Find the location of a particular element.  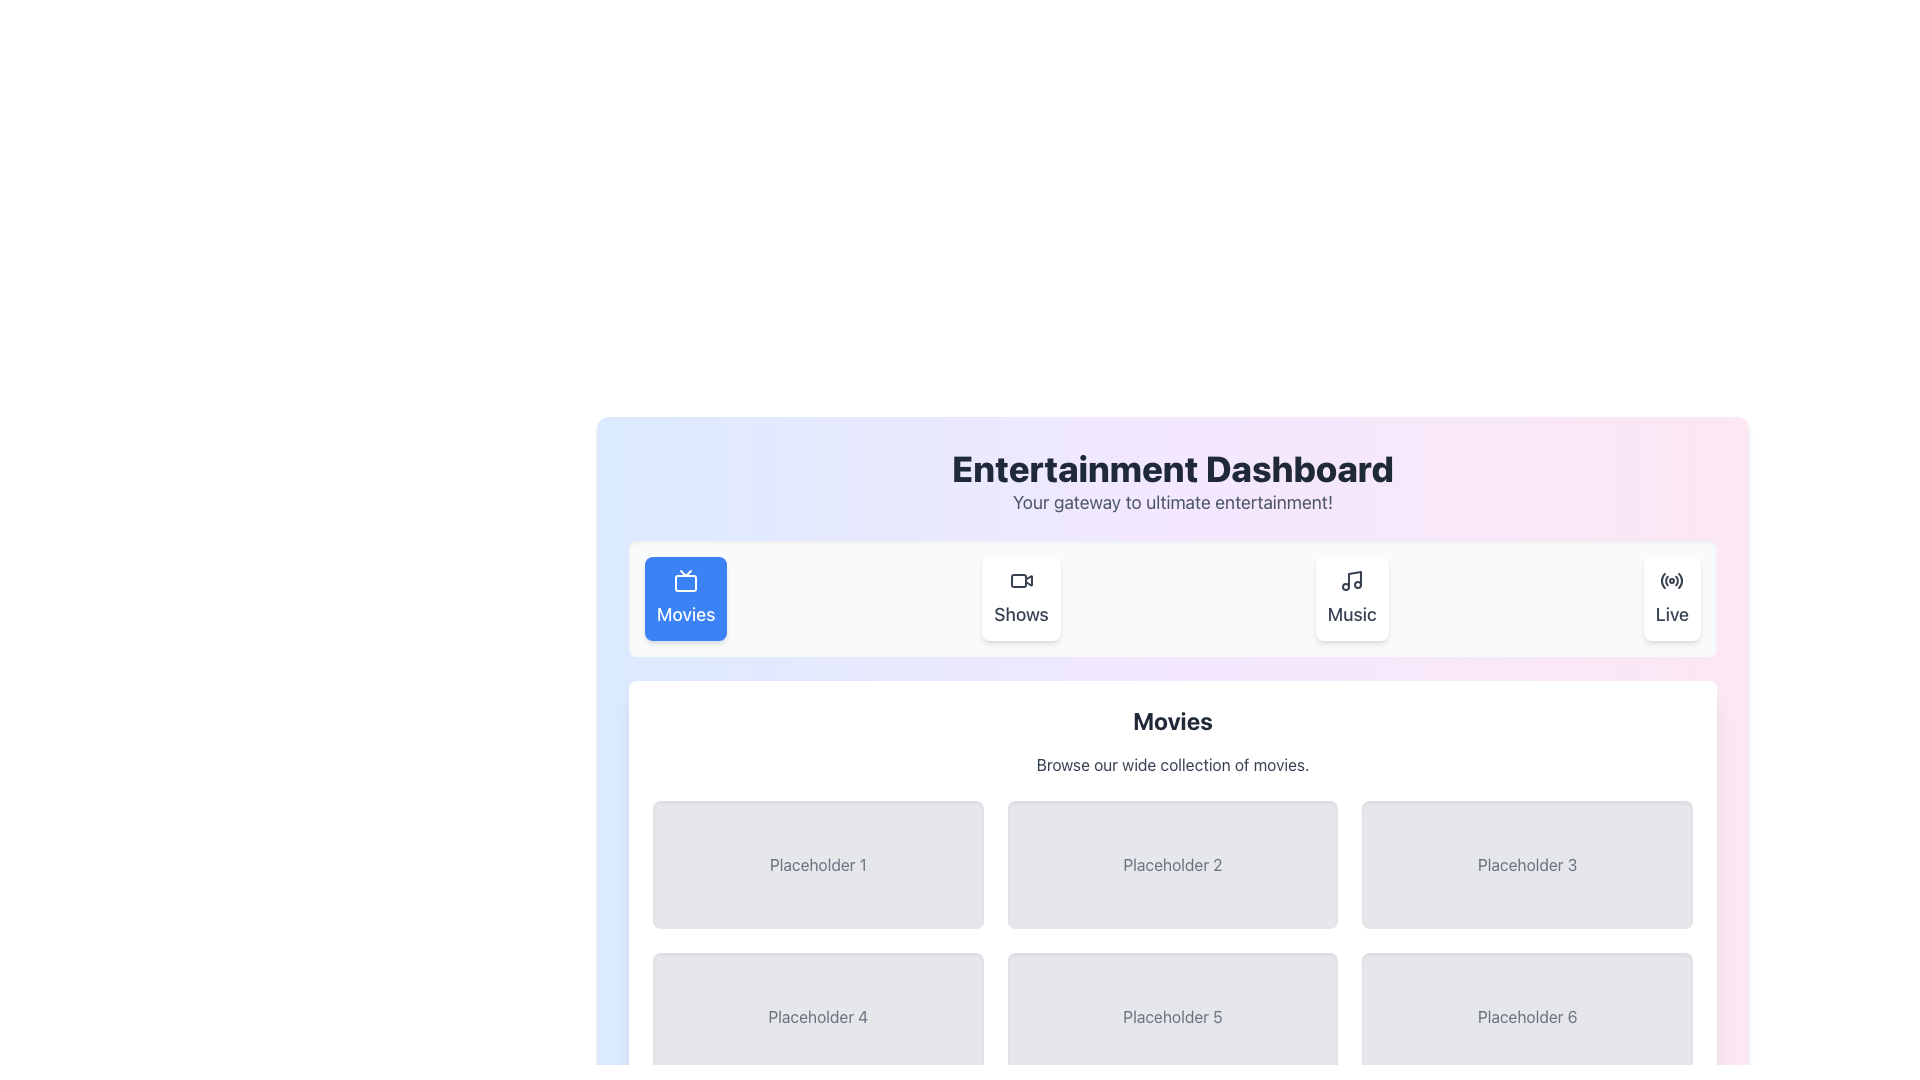

the 'Movies' text label, which serves as a section header indicating the category of the current content section is located at coordinates (1172, 721).